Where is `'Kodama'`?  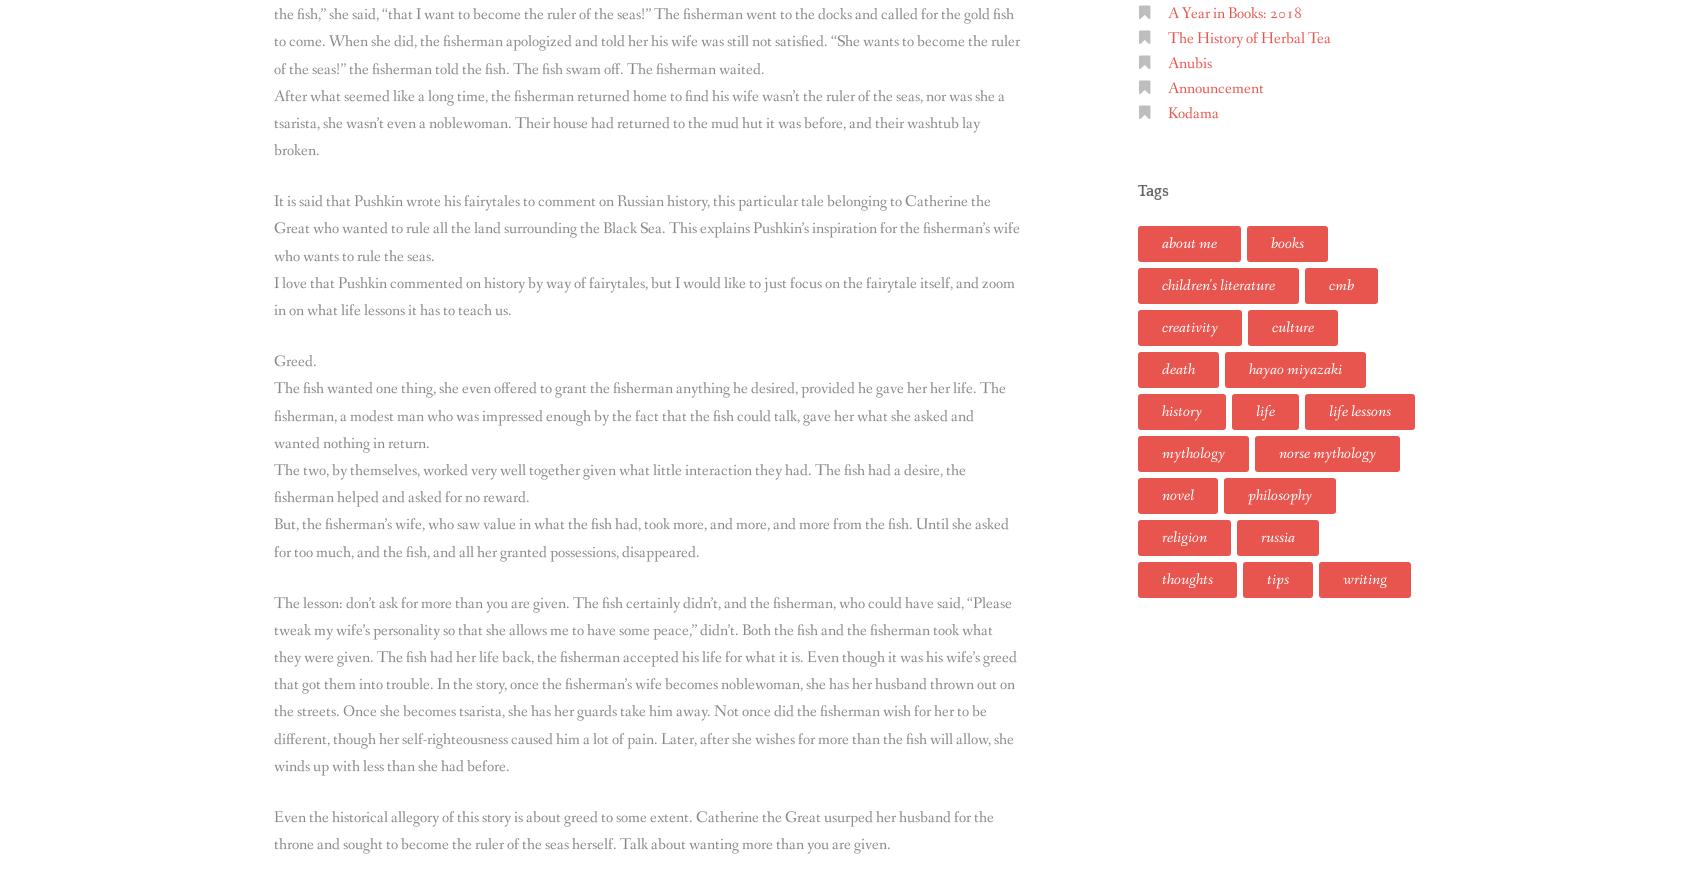 'Kodama' is located at coordinates (1192, 112).